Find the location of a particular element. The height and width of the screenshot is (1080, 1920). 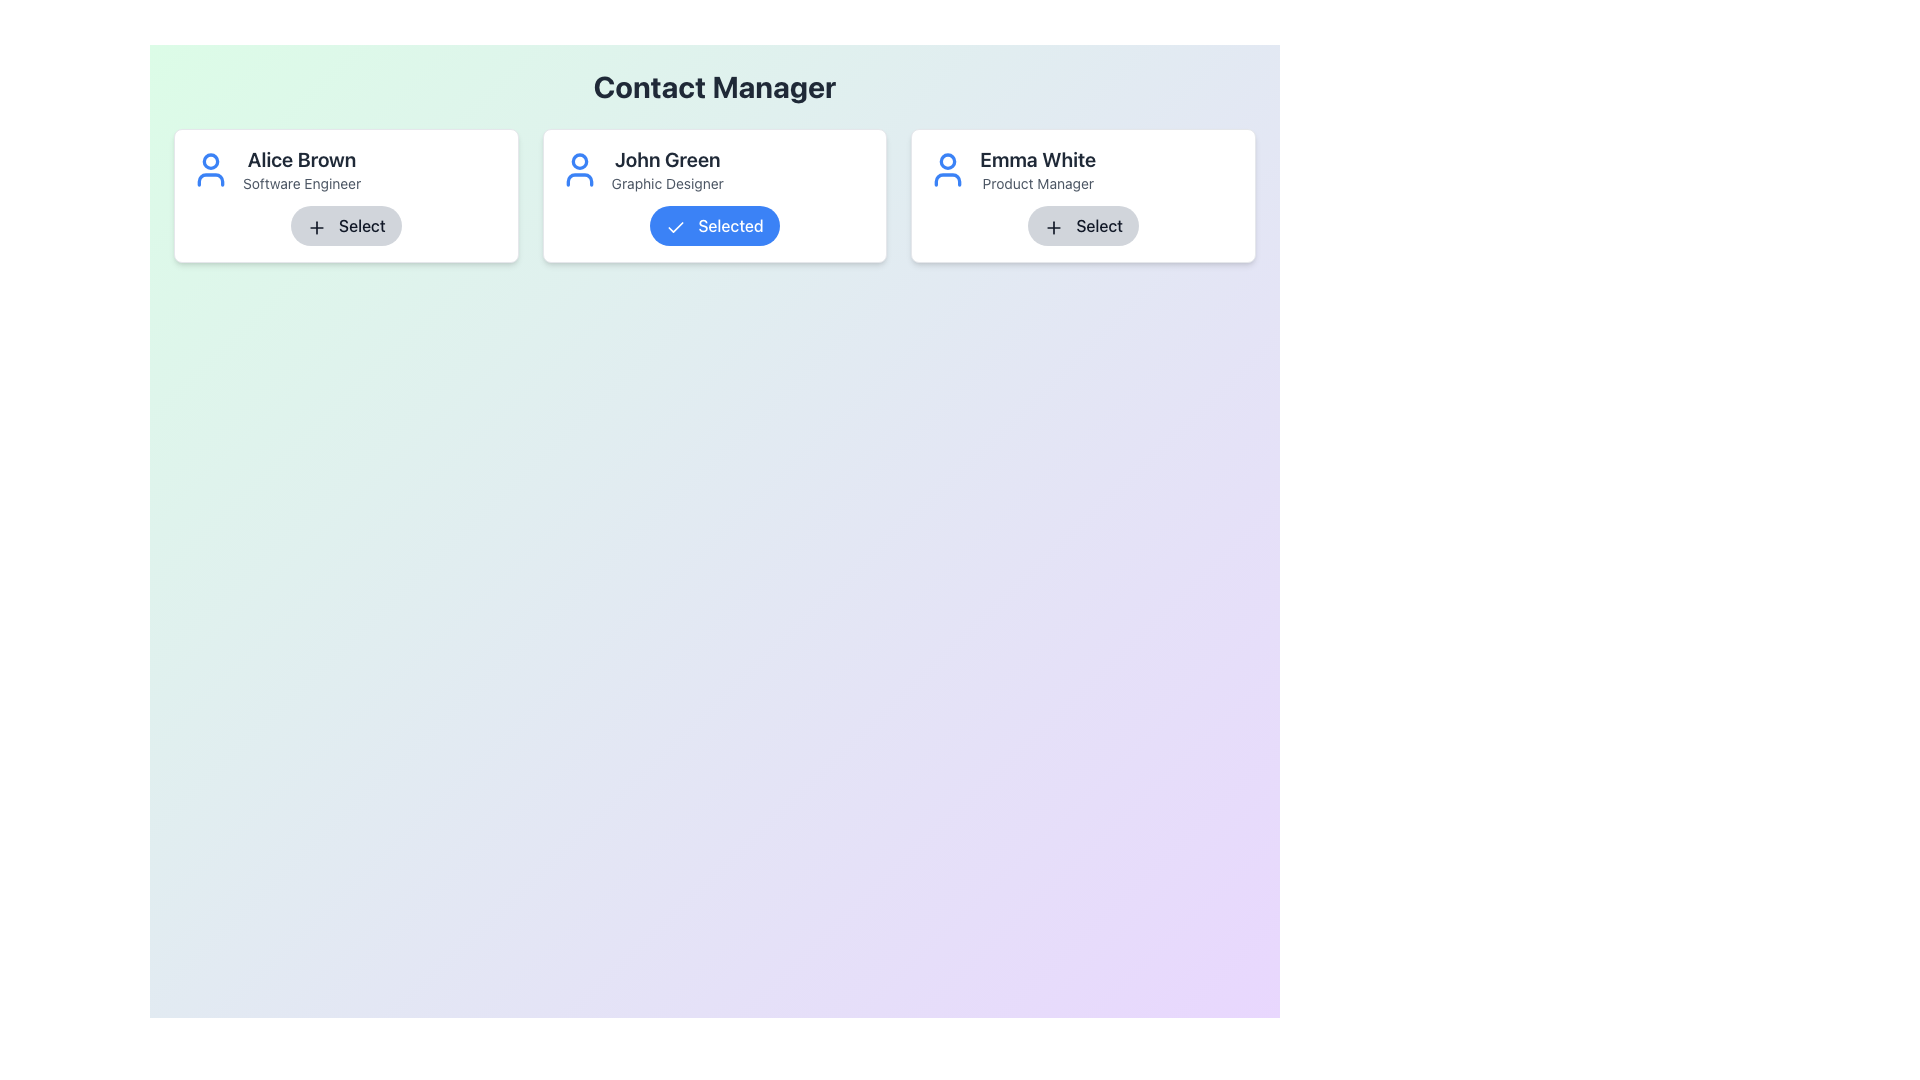

the Text Label displaying the name of an individual, which is located above the text 'Product Manager' in the top-right card is located at coordinates (1038, 158).